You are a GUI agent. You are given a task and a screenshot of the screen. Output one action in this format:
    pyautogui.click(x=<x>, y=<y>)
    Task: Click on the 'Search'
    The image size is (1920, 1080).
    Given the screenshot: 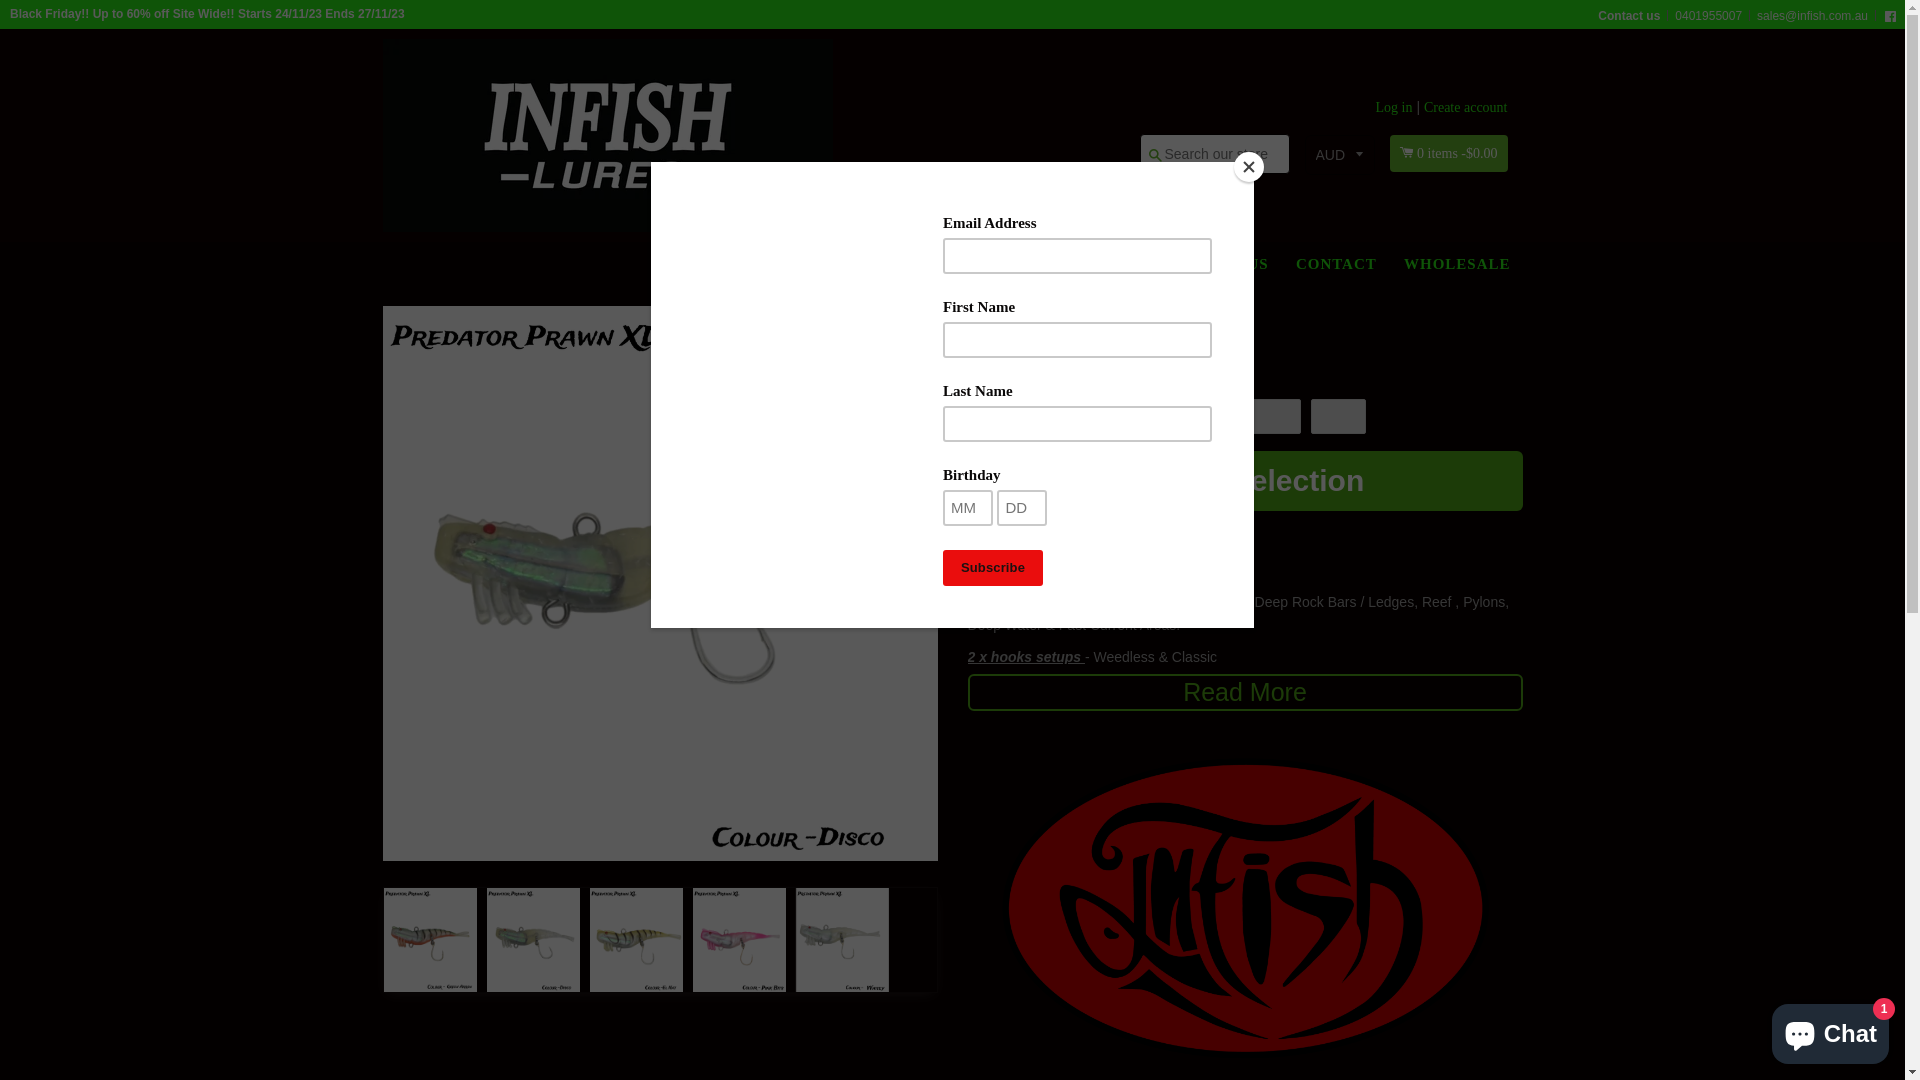 What is the action you would take?
    pyautogui.click(x=1155, y=153)
    